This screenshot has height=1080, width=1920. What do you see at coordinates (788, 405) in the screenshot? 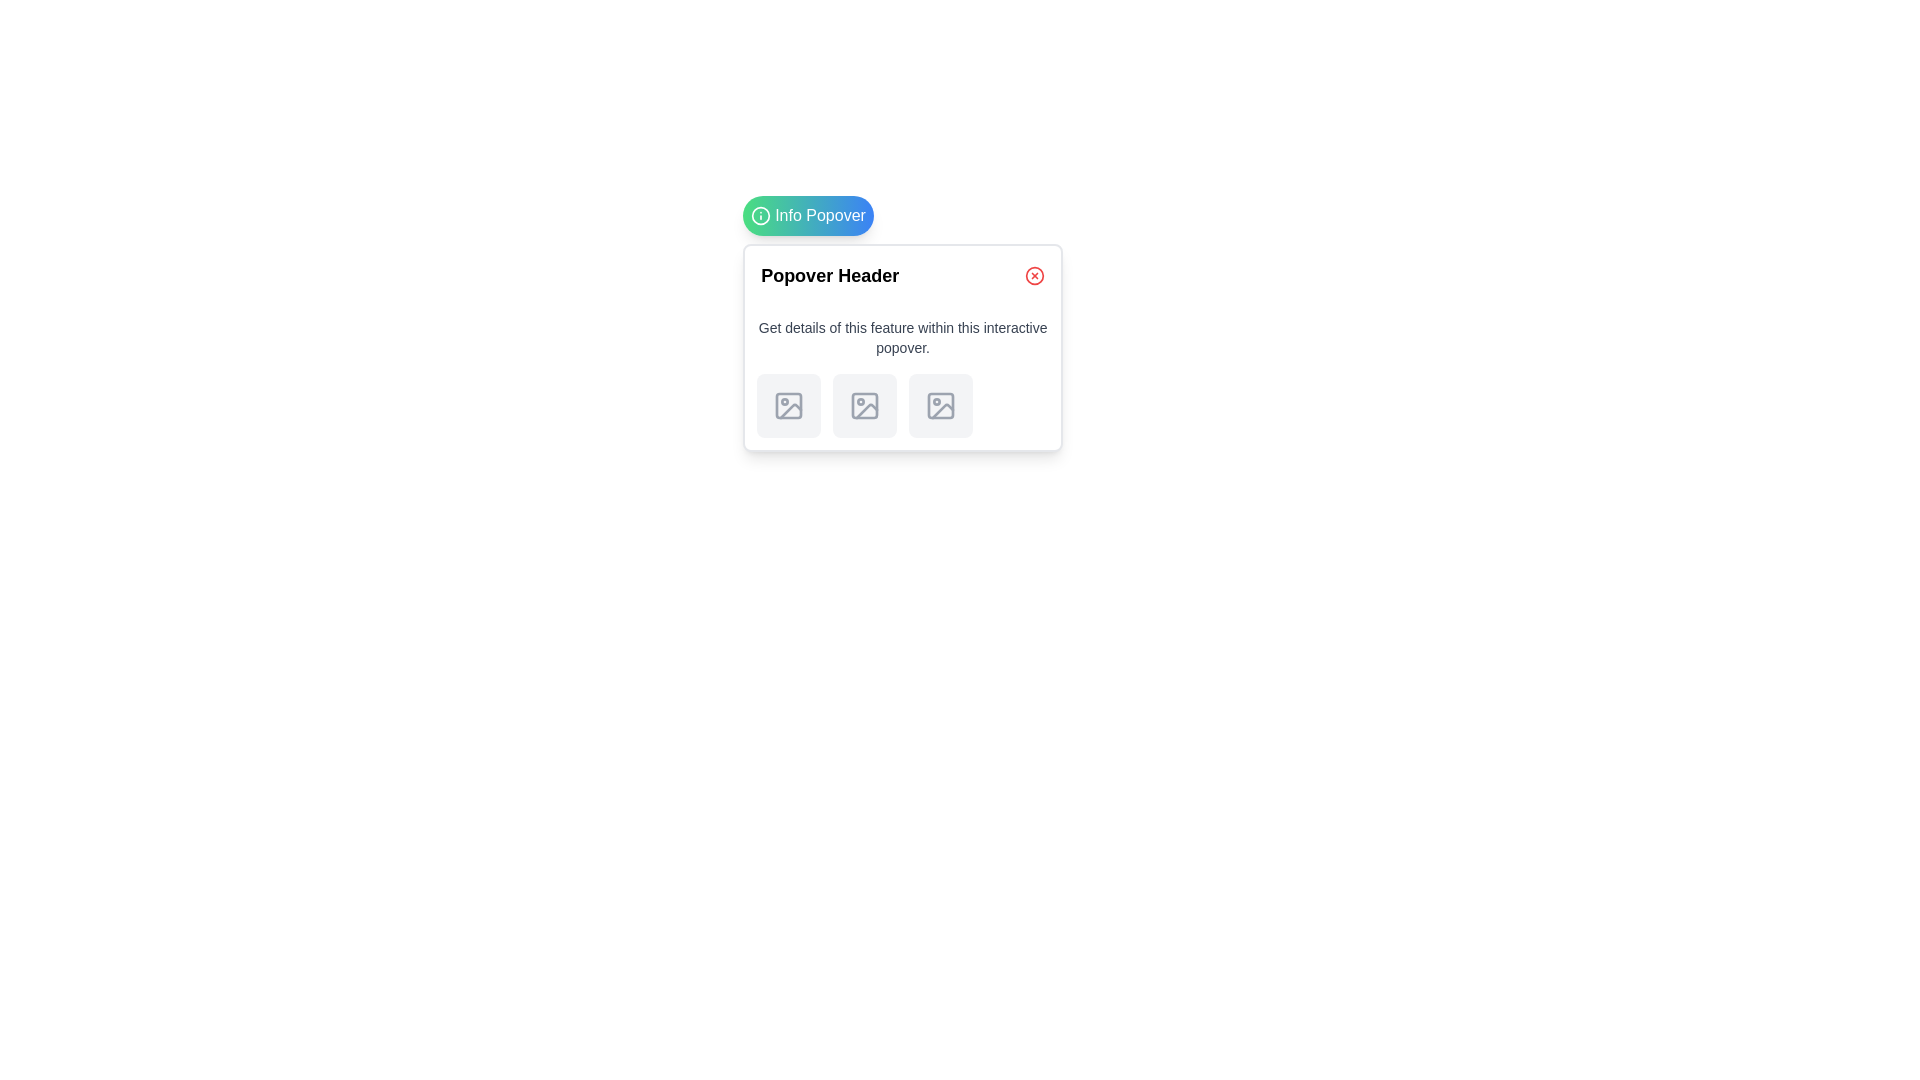
I see `the icon background square element located at the center bottom of the popover under 'Popover Header'` at bounding box center [788, 405].